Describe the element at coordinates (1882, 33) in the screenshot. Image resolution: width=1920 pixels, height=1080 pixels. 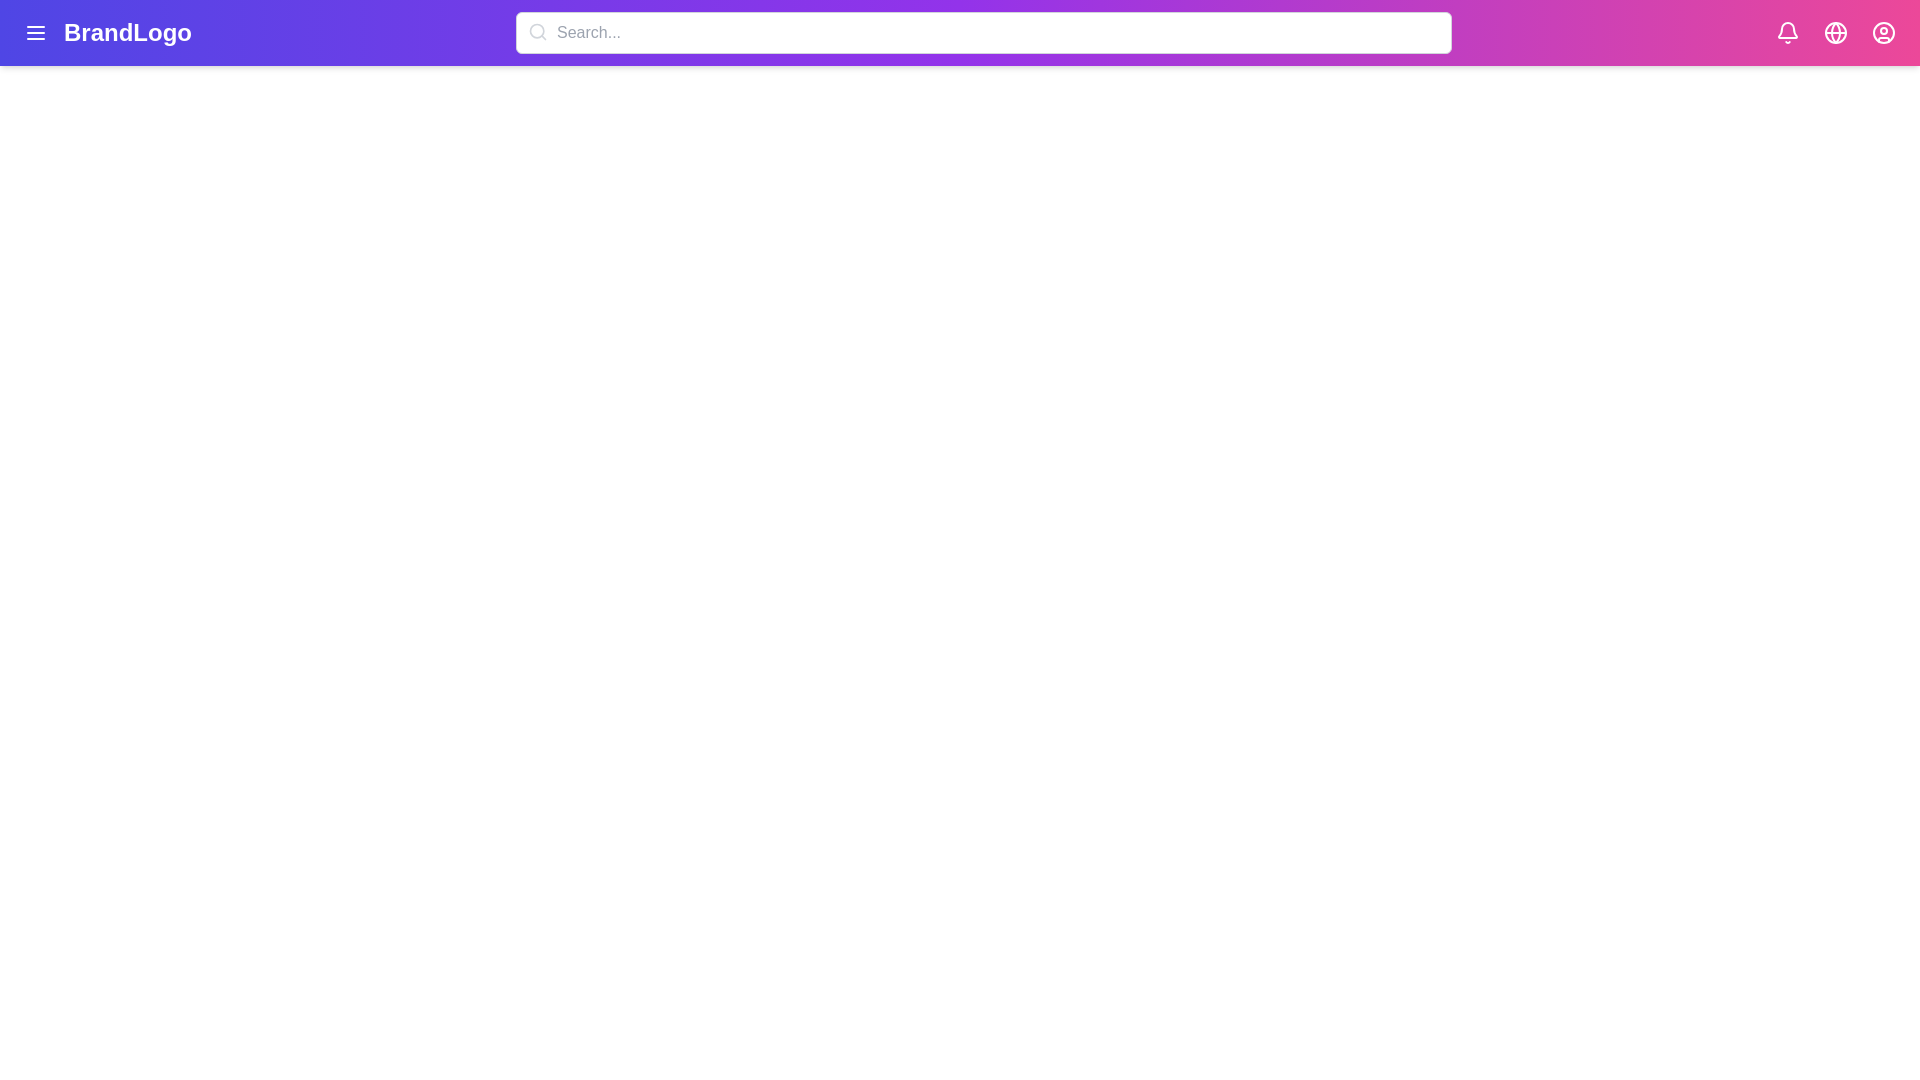
I see `the user profile icon button located in the top-right corner of the navigation bar` at that location.